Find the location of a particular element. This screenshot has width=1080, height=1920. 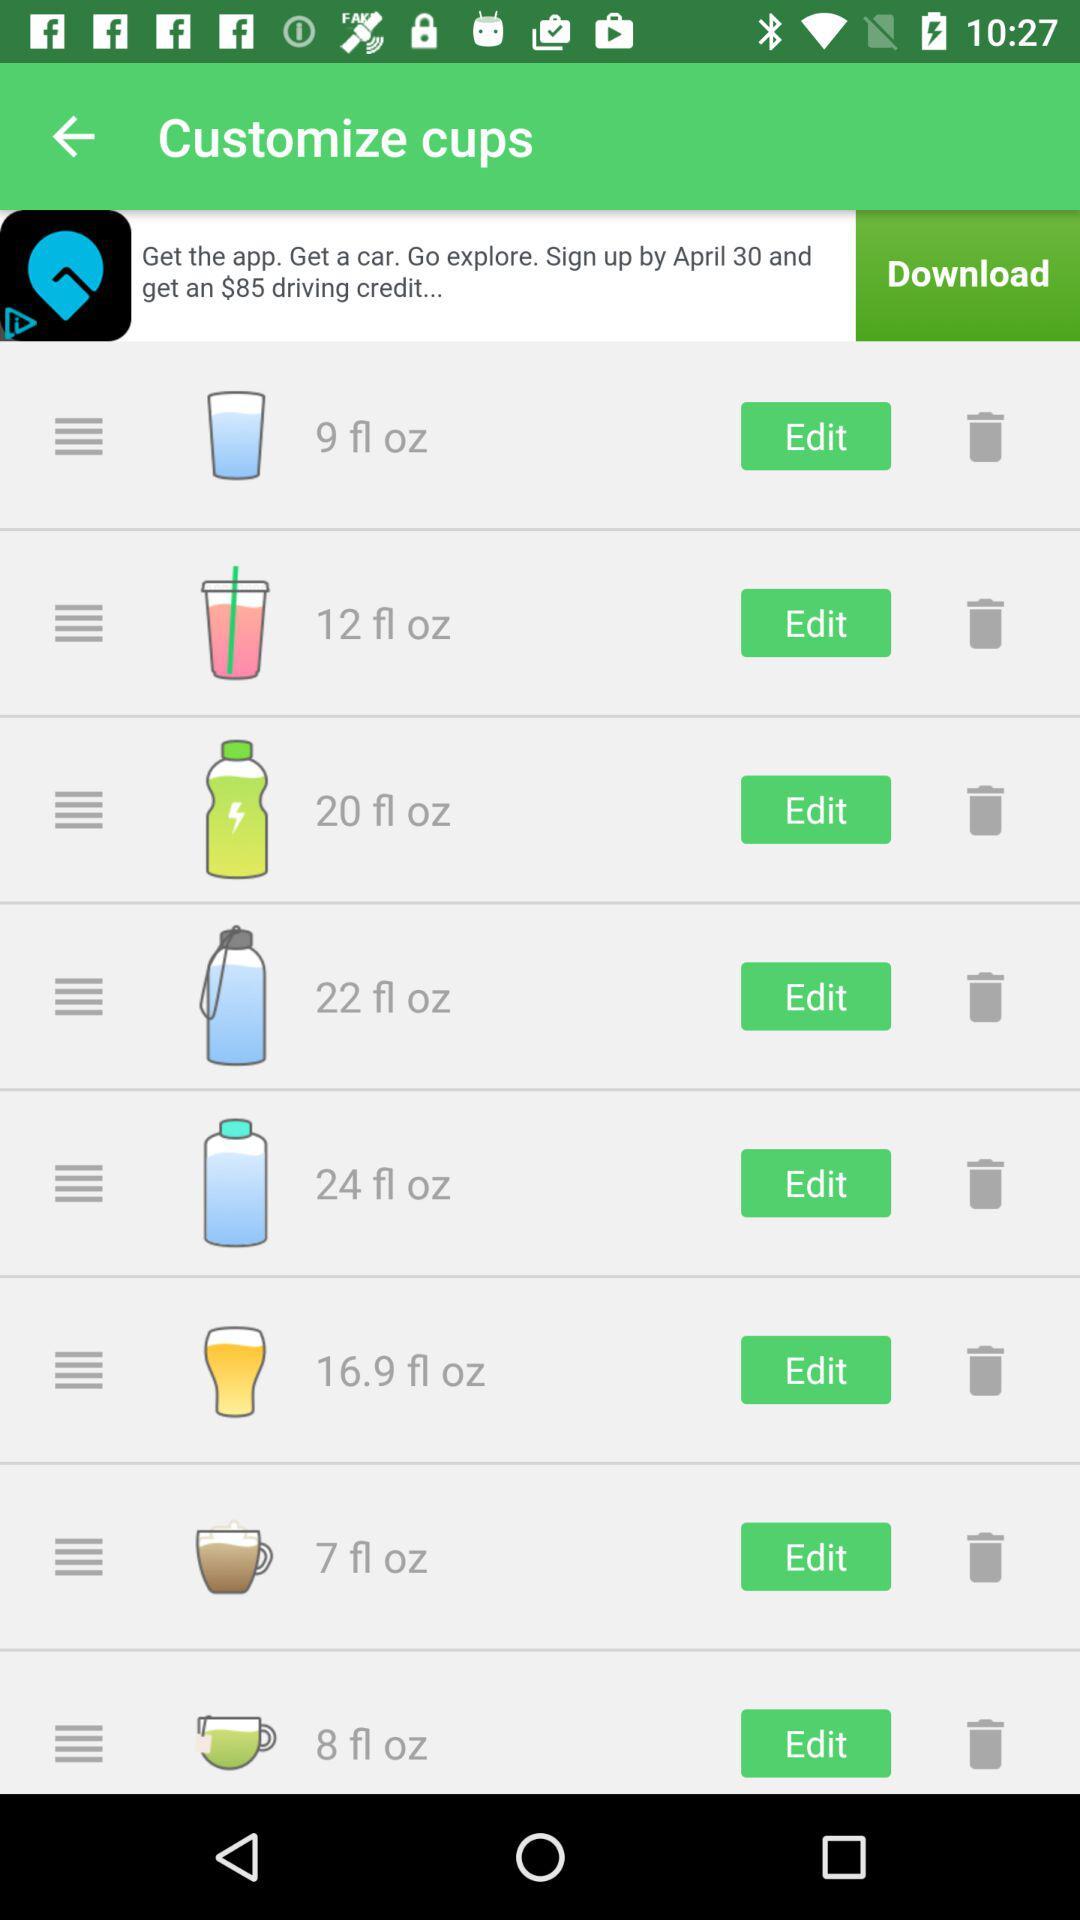

delete button is located at coordinates (984, 435).